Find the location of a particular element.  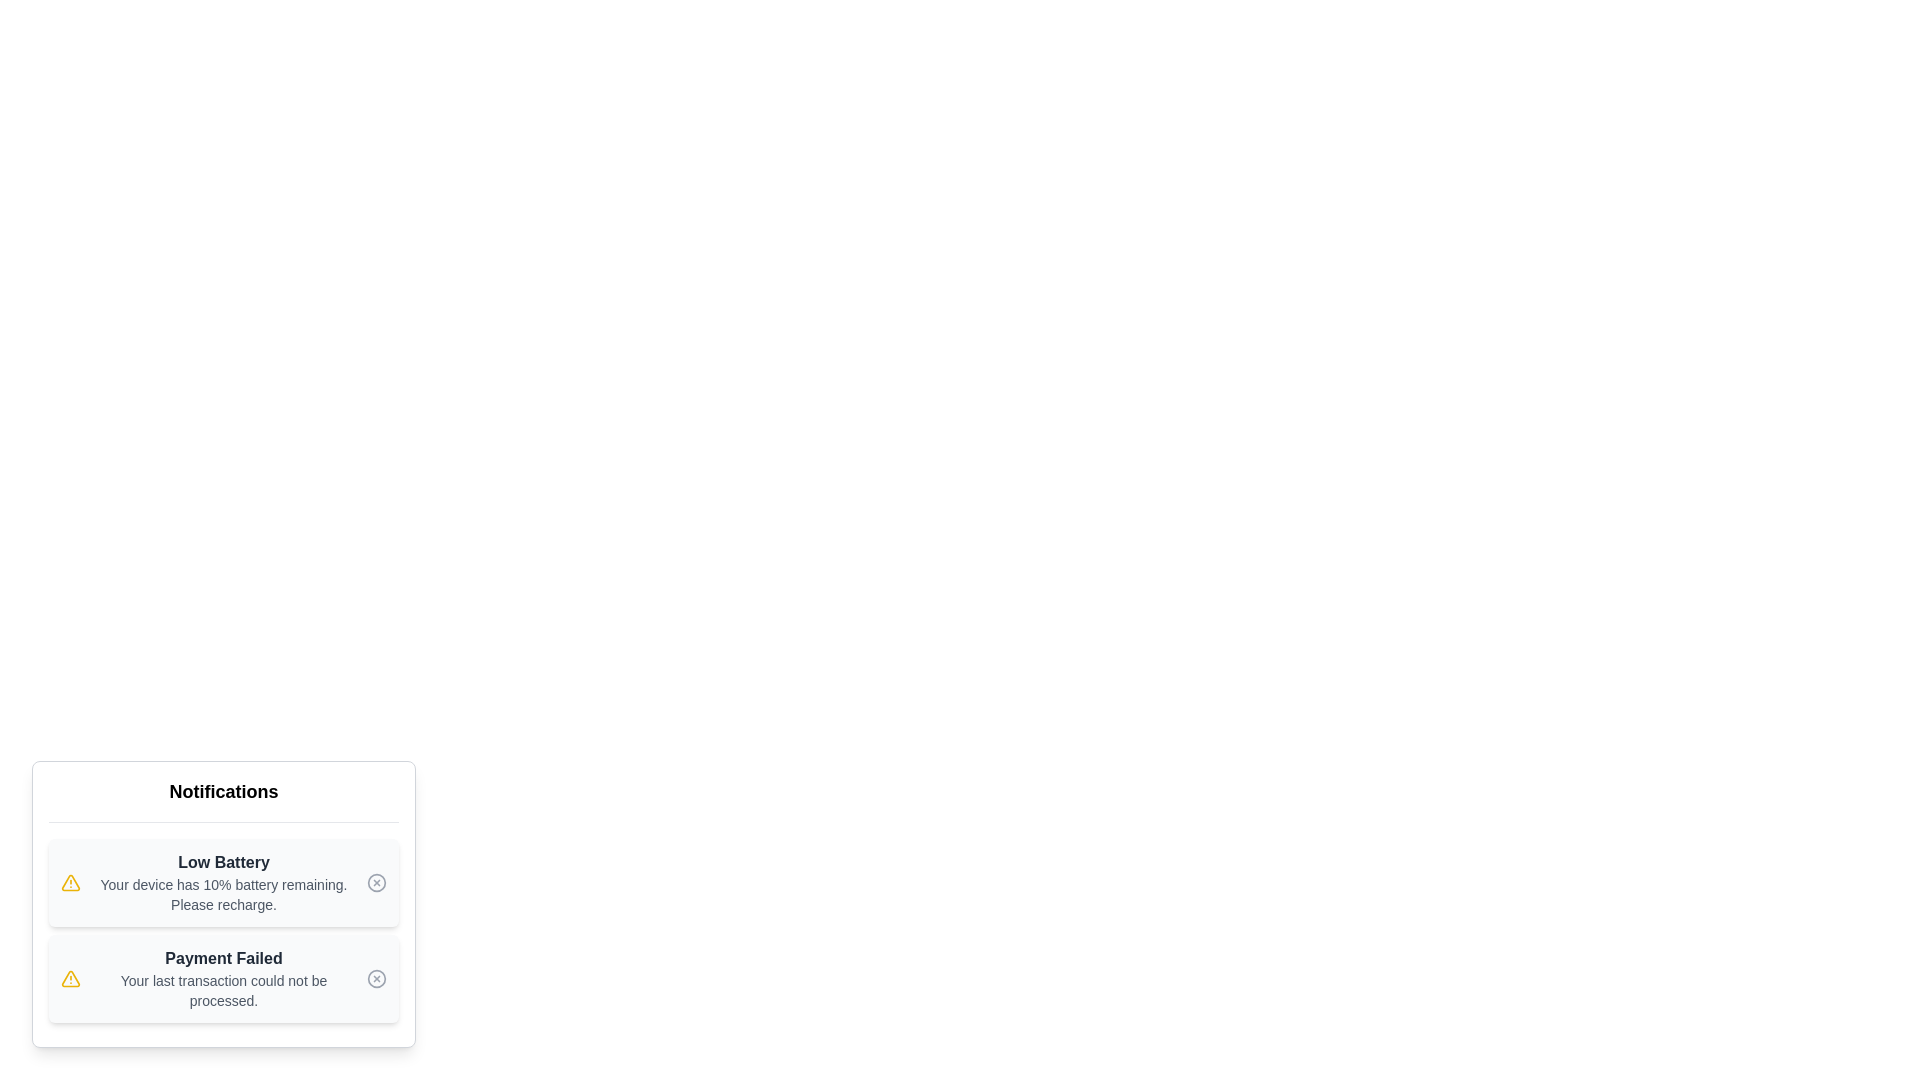

the text element that displays 'Your last transaction could not be processed.' located below the 'Payment Failed.' message in the second notification section is located at coordinates (224, 991).